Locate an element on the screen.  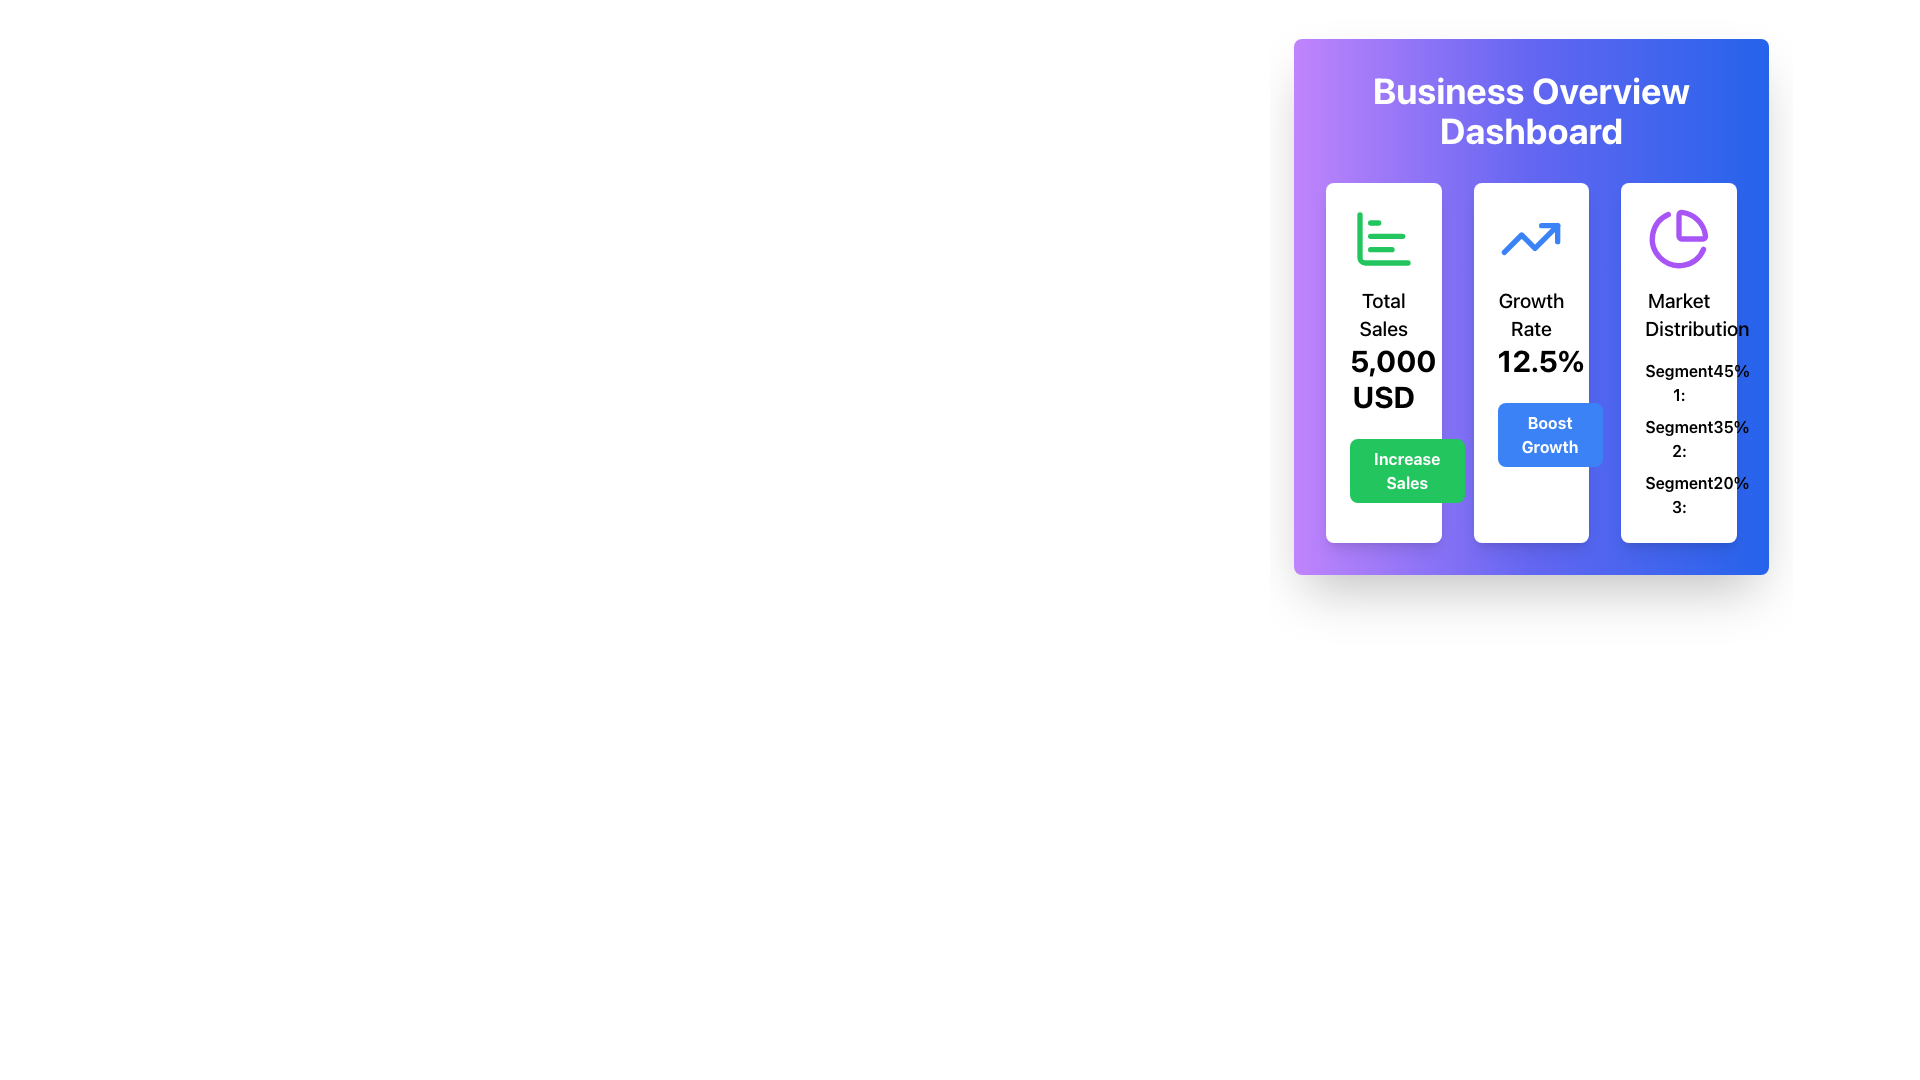
the Text Label that serves as a section title for the market distribution card, located beneath the pie chart icon and above the segment details in the upper part of the card is located at coordinates (1679, 315).